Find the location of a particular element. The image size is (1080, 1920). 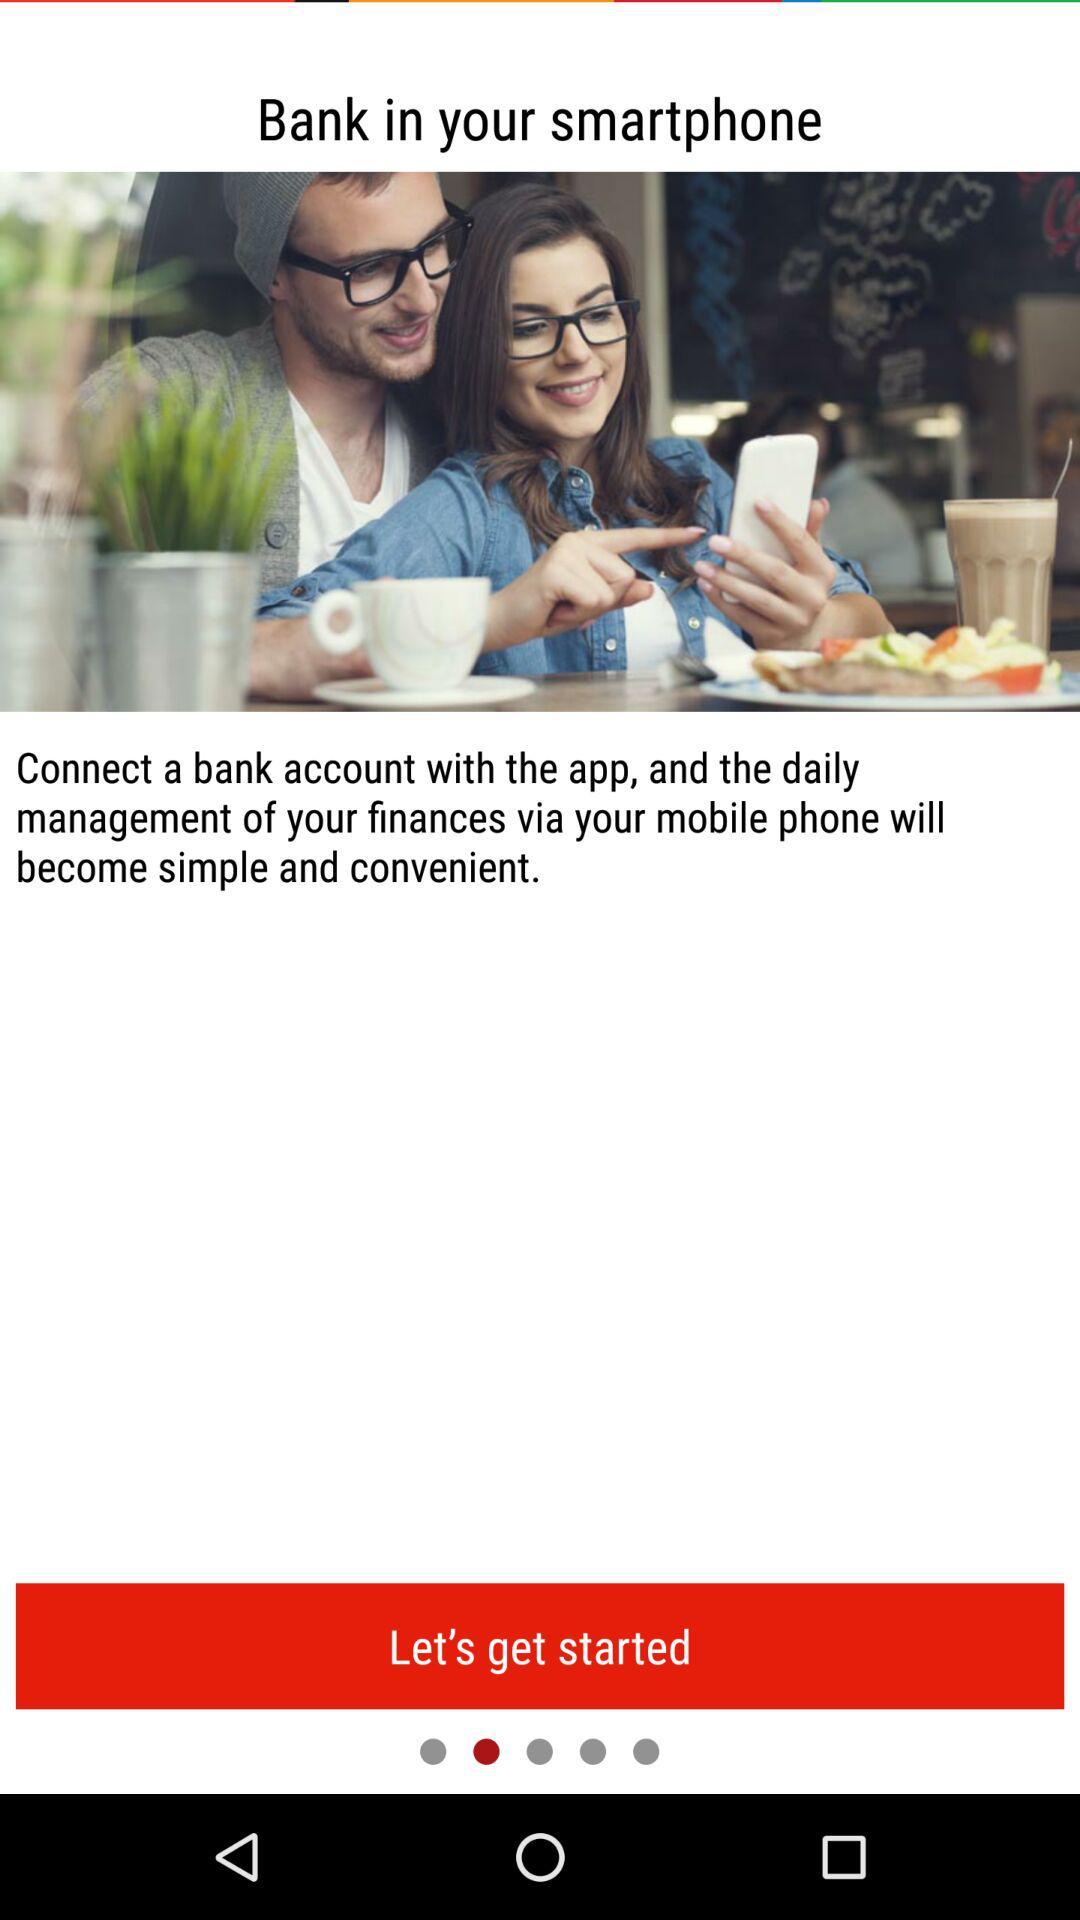

next slide is located at coordinates (486, 1750).